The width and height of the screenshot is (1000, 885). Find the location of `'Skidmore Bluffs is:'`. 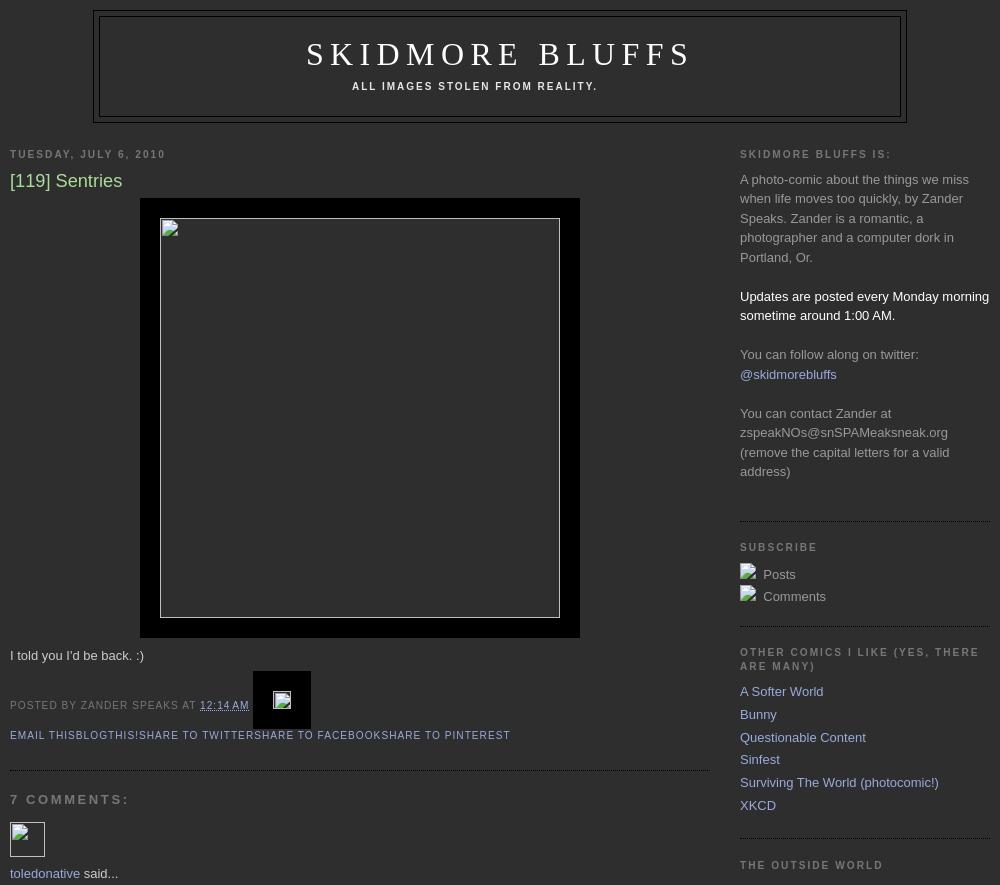

'Skidmore Bluffs is:' is located at coordinates (814, 153).